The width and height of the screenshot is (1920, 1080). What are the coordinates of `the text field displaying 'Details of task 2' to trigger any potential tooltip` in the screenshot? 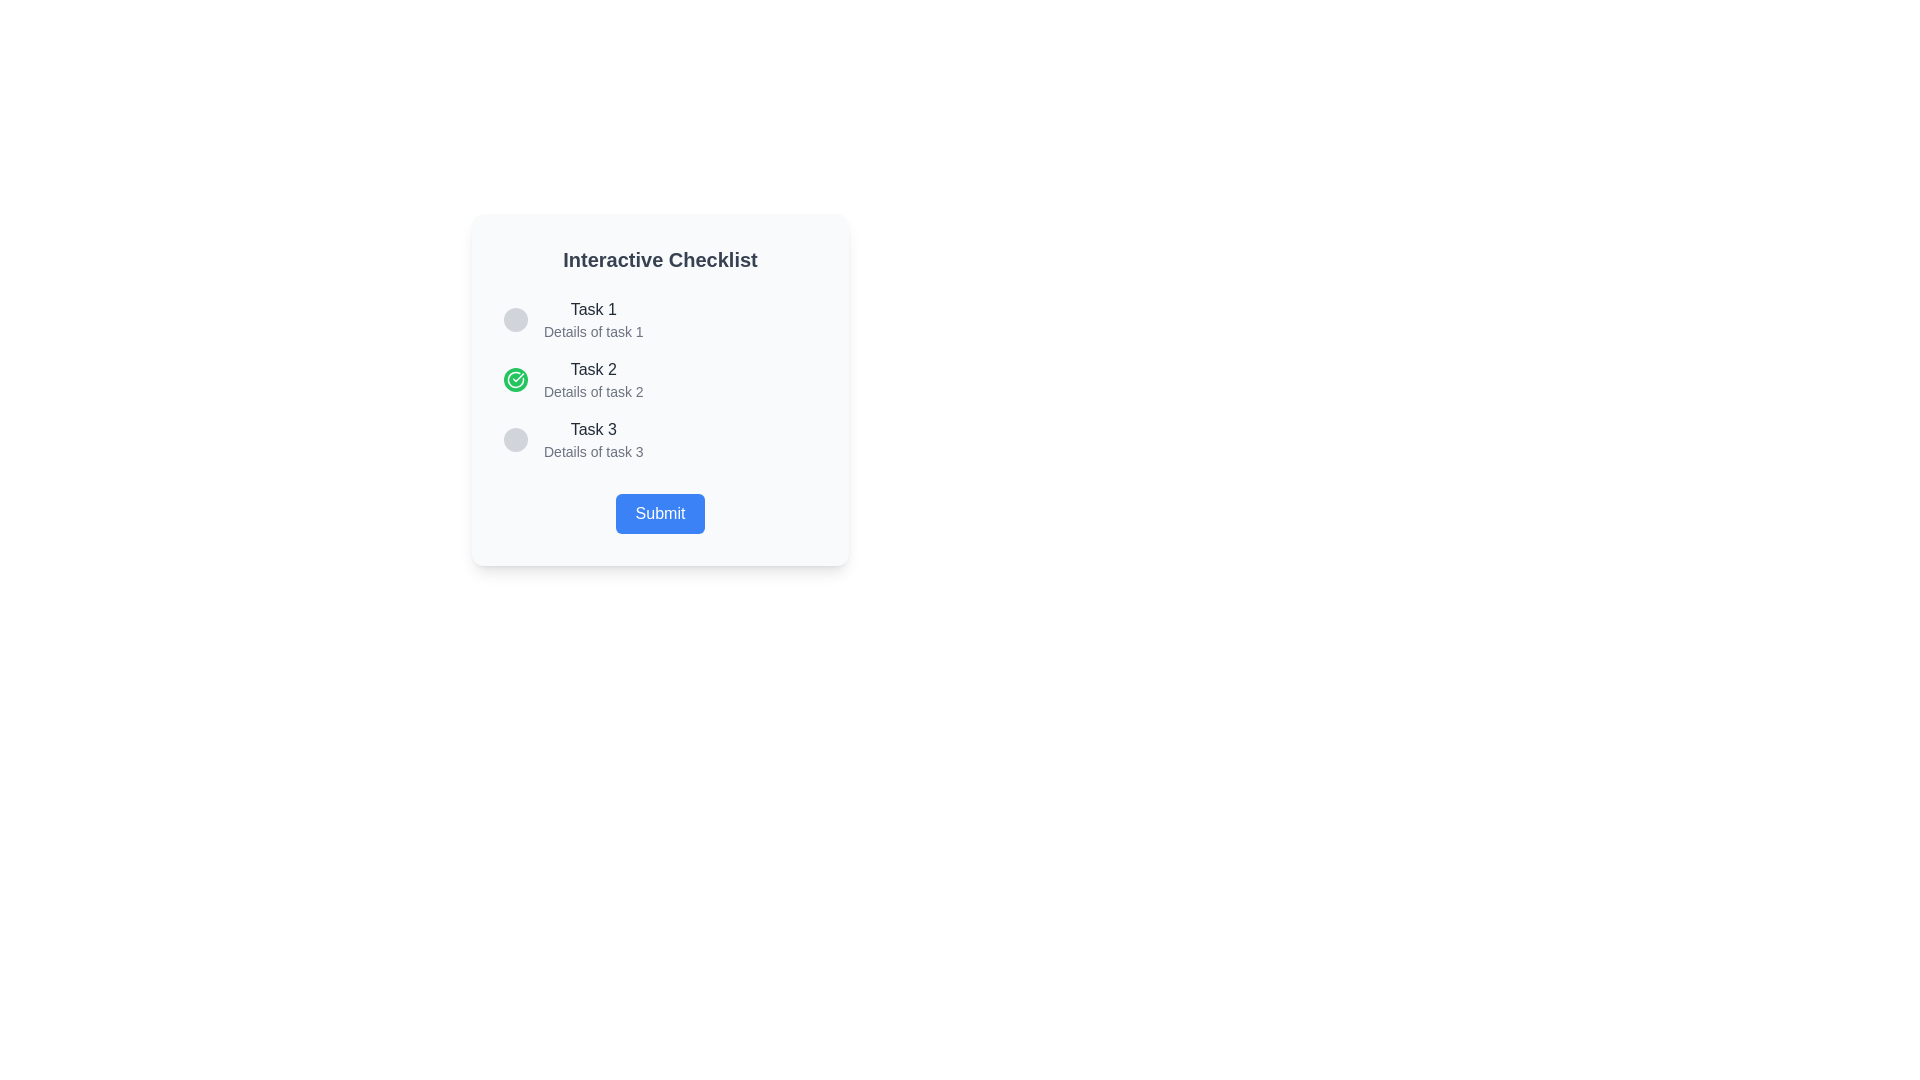 It's located at (592, 392).